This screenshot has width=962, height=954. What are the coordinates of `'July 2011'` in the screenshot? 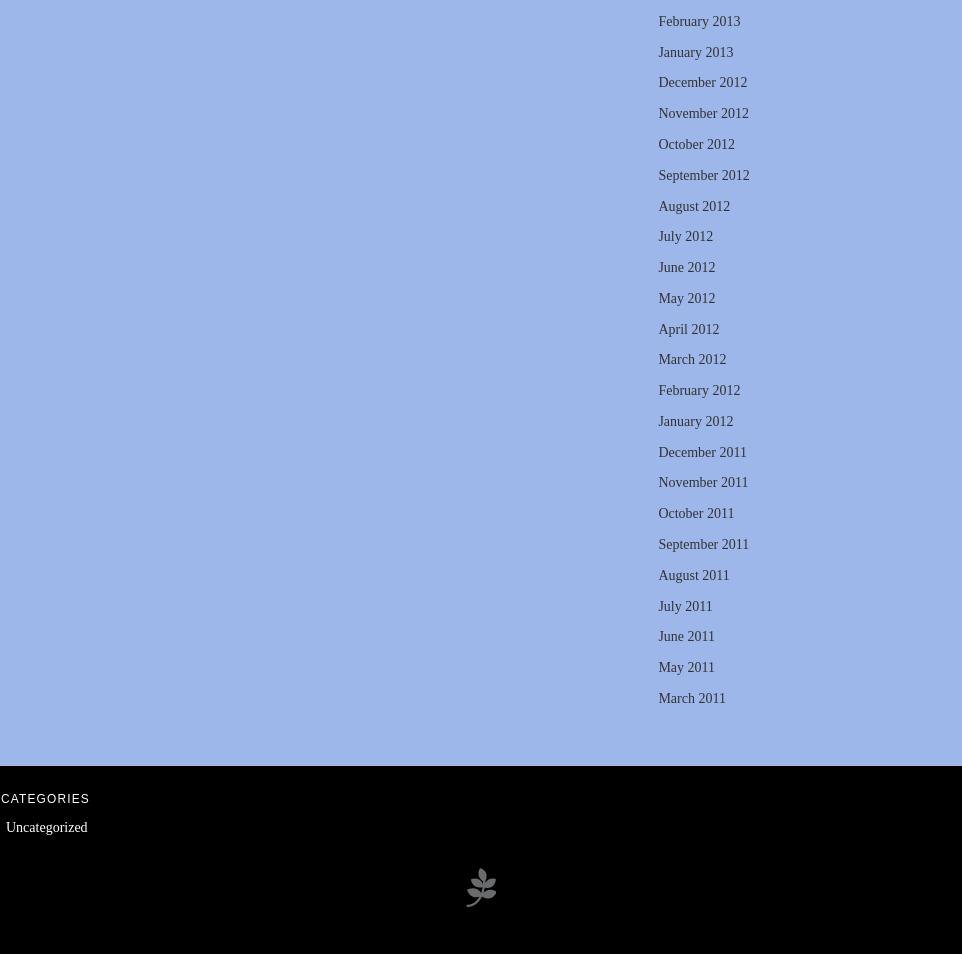 It's located at (684, 604).